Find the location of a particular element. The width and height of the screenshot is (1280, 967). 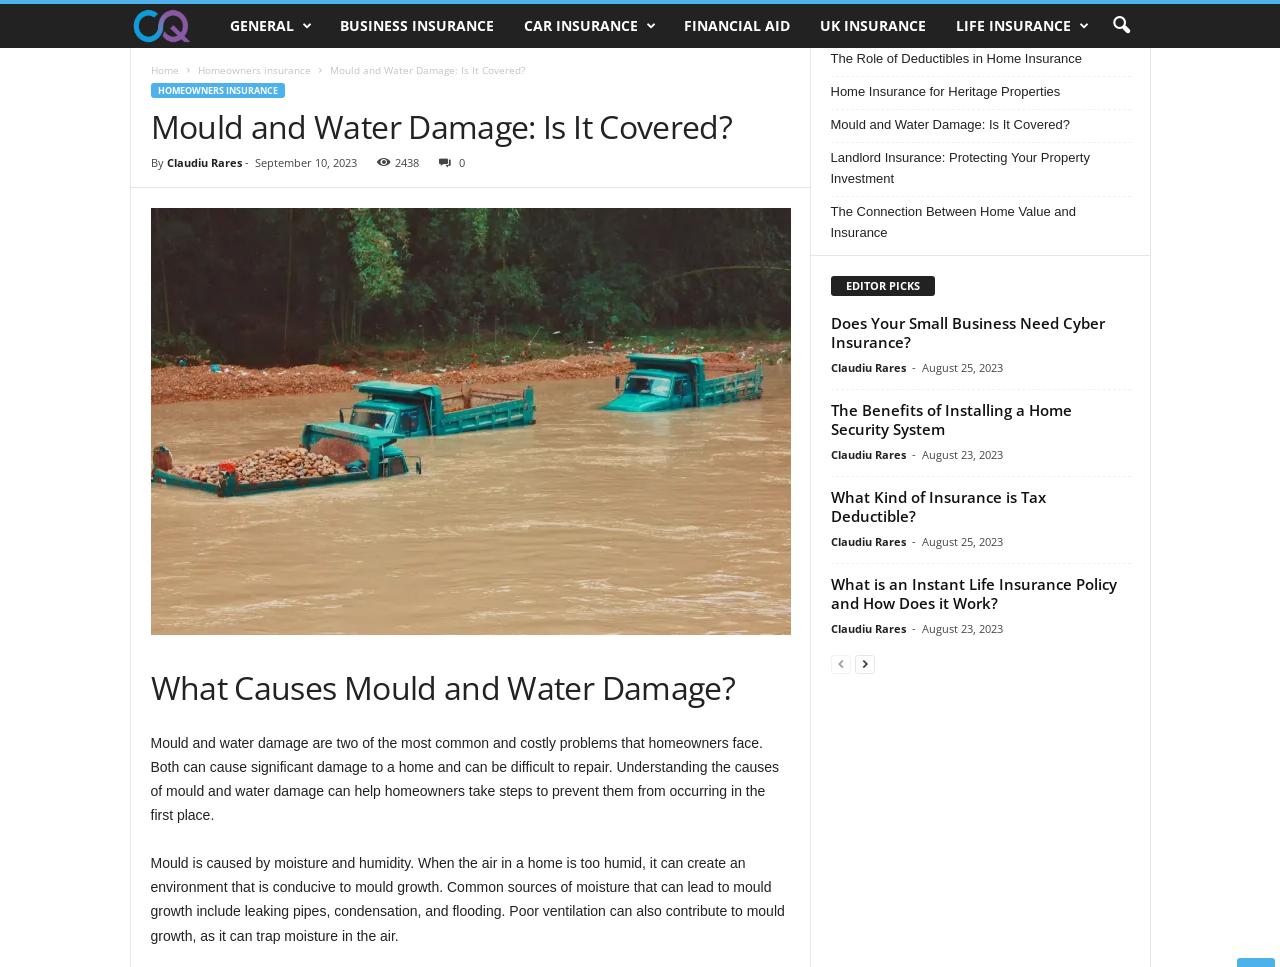

'EDITOR PICKS' is located at coordinates (881, 283).